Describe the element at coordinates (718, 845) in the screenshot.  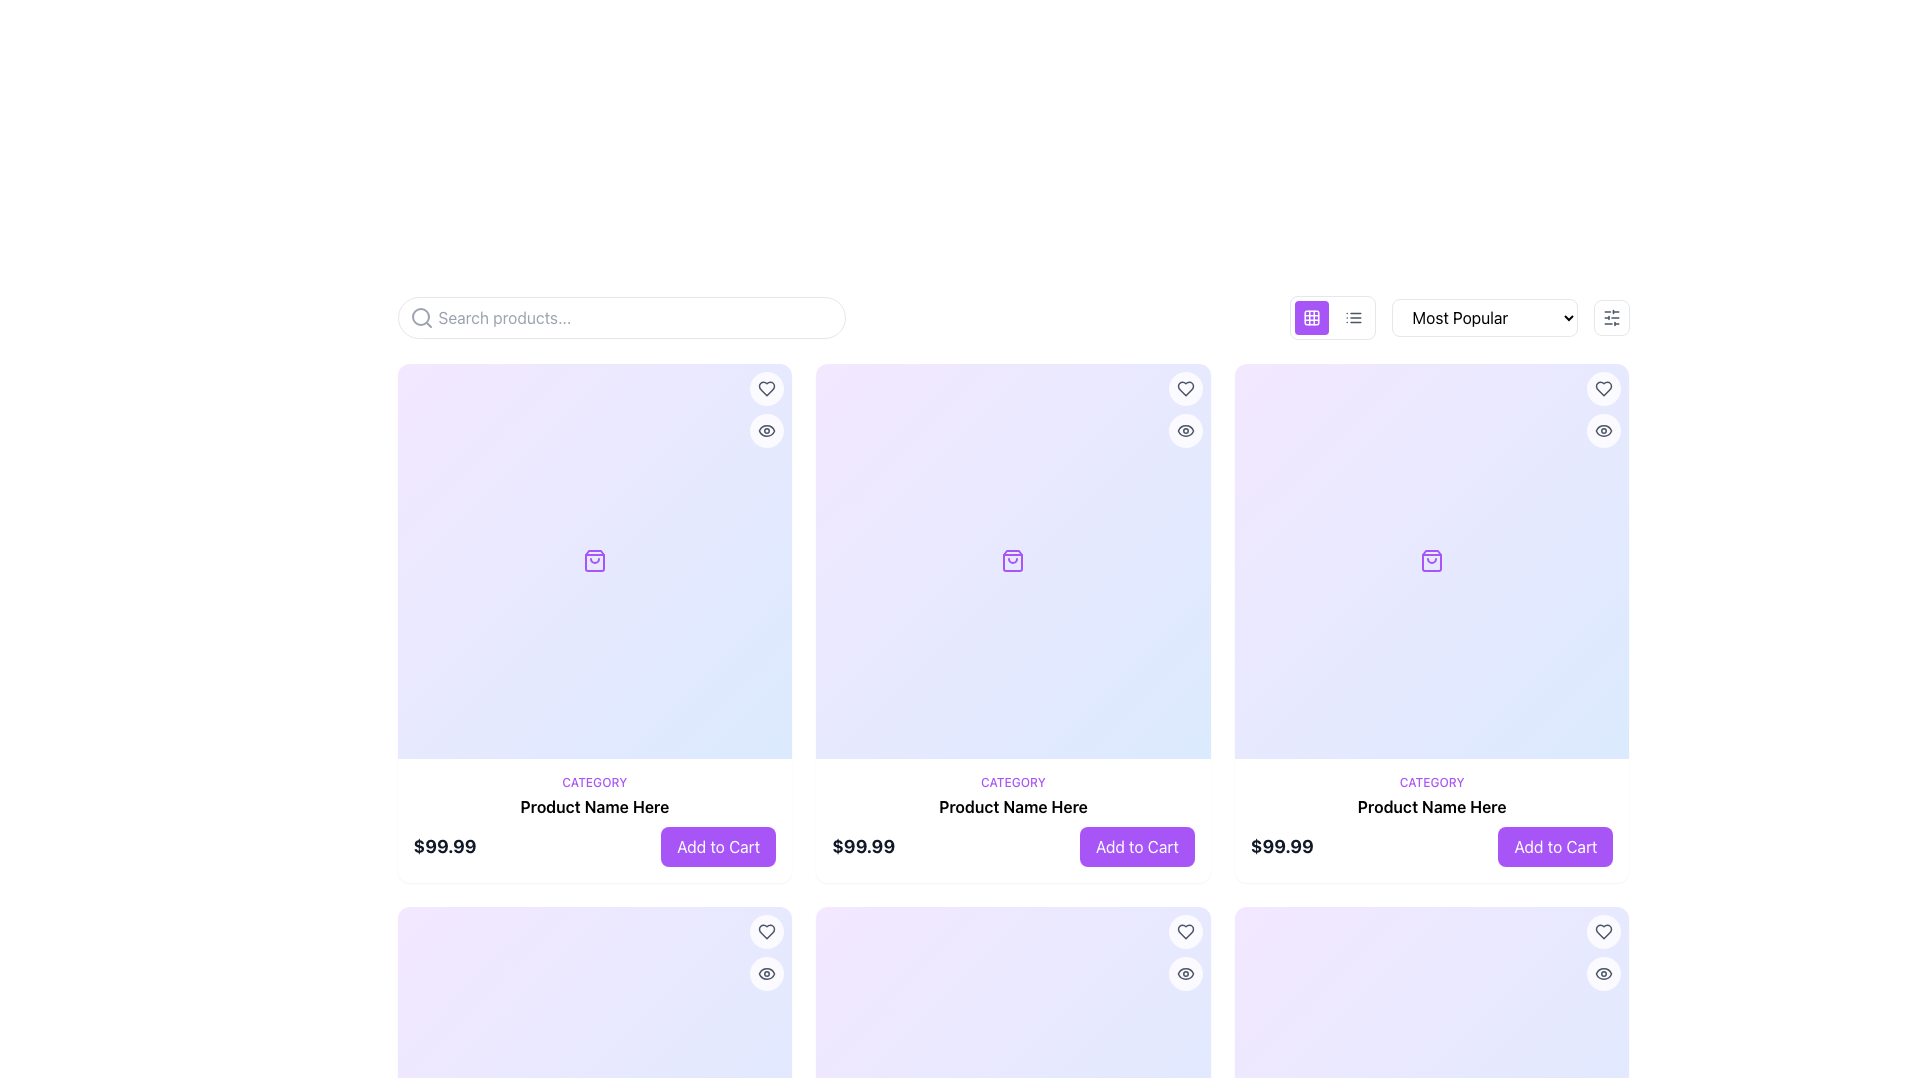
I see `the button with a purple background and white text labeled 'Add to Cart'` at that location.